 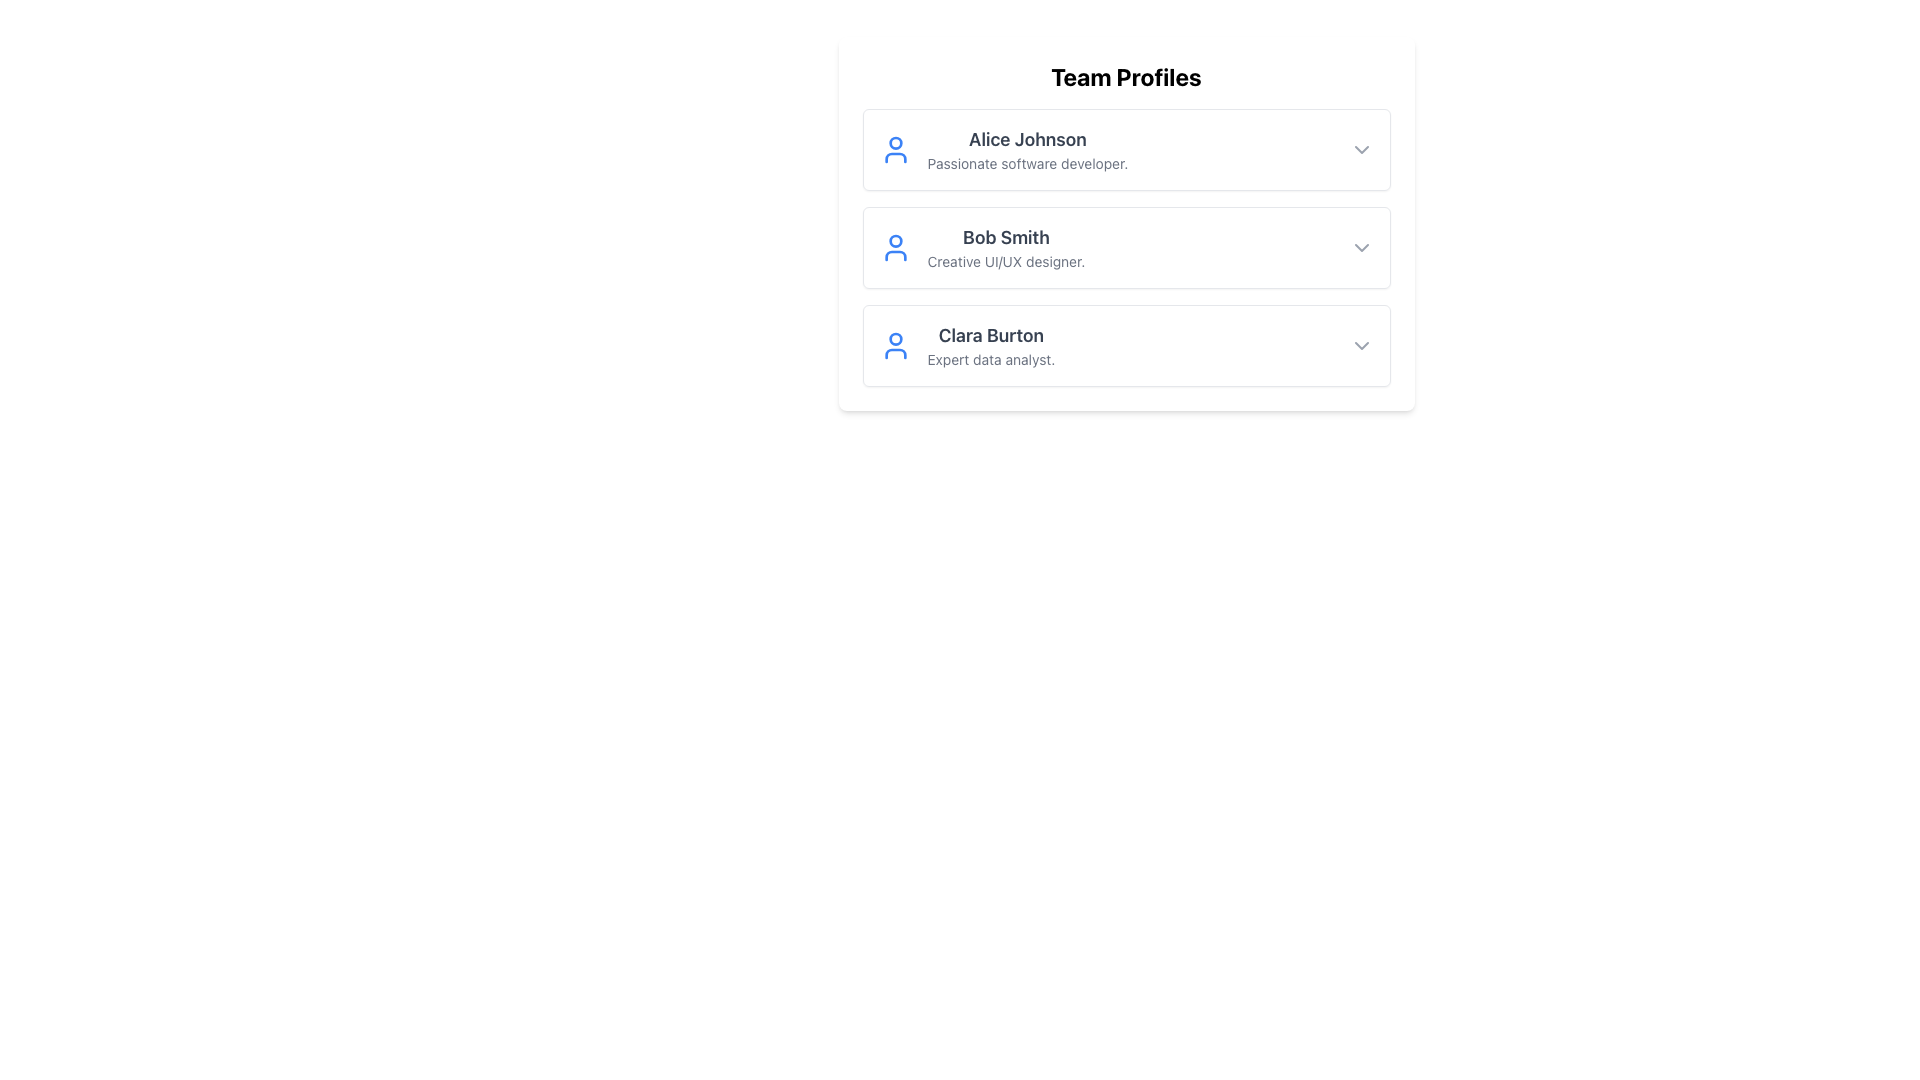 What do you see at coordinates (991, 358) in the screenshot?
I see `the Text Label that describes Clara Burton's expertise as a data analyst, located below her name in the Team Profiles interface` at bounding box center [991, 358].